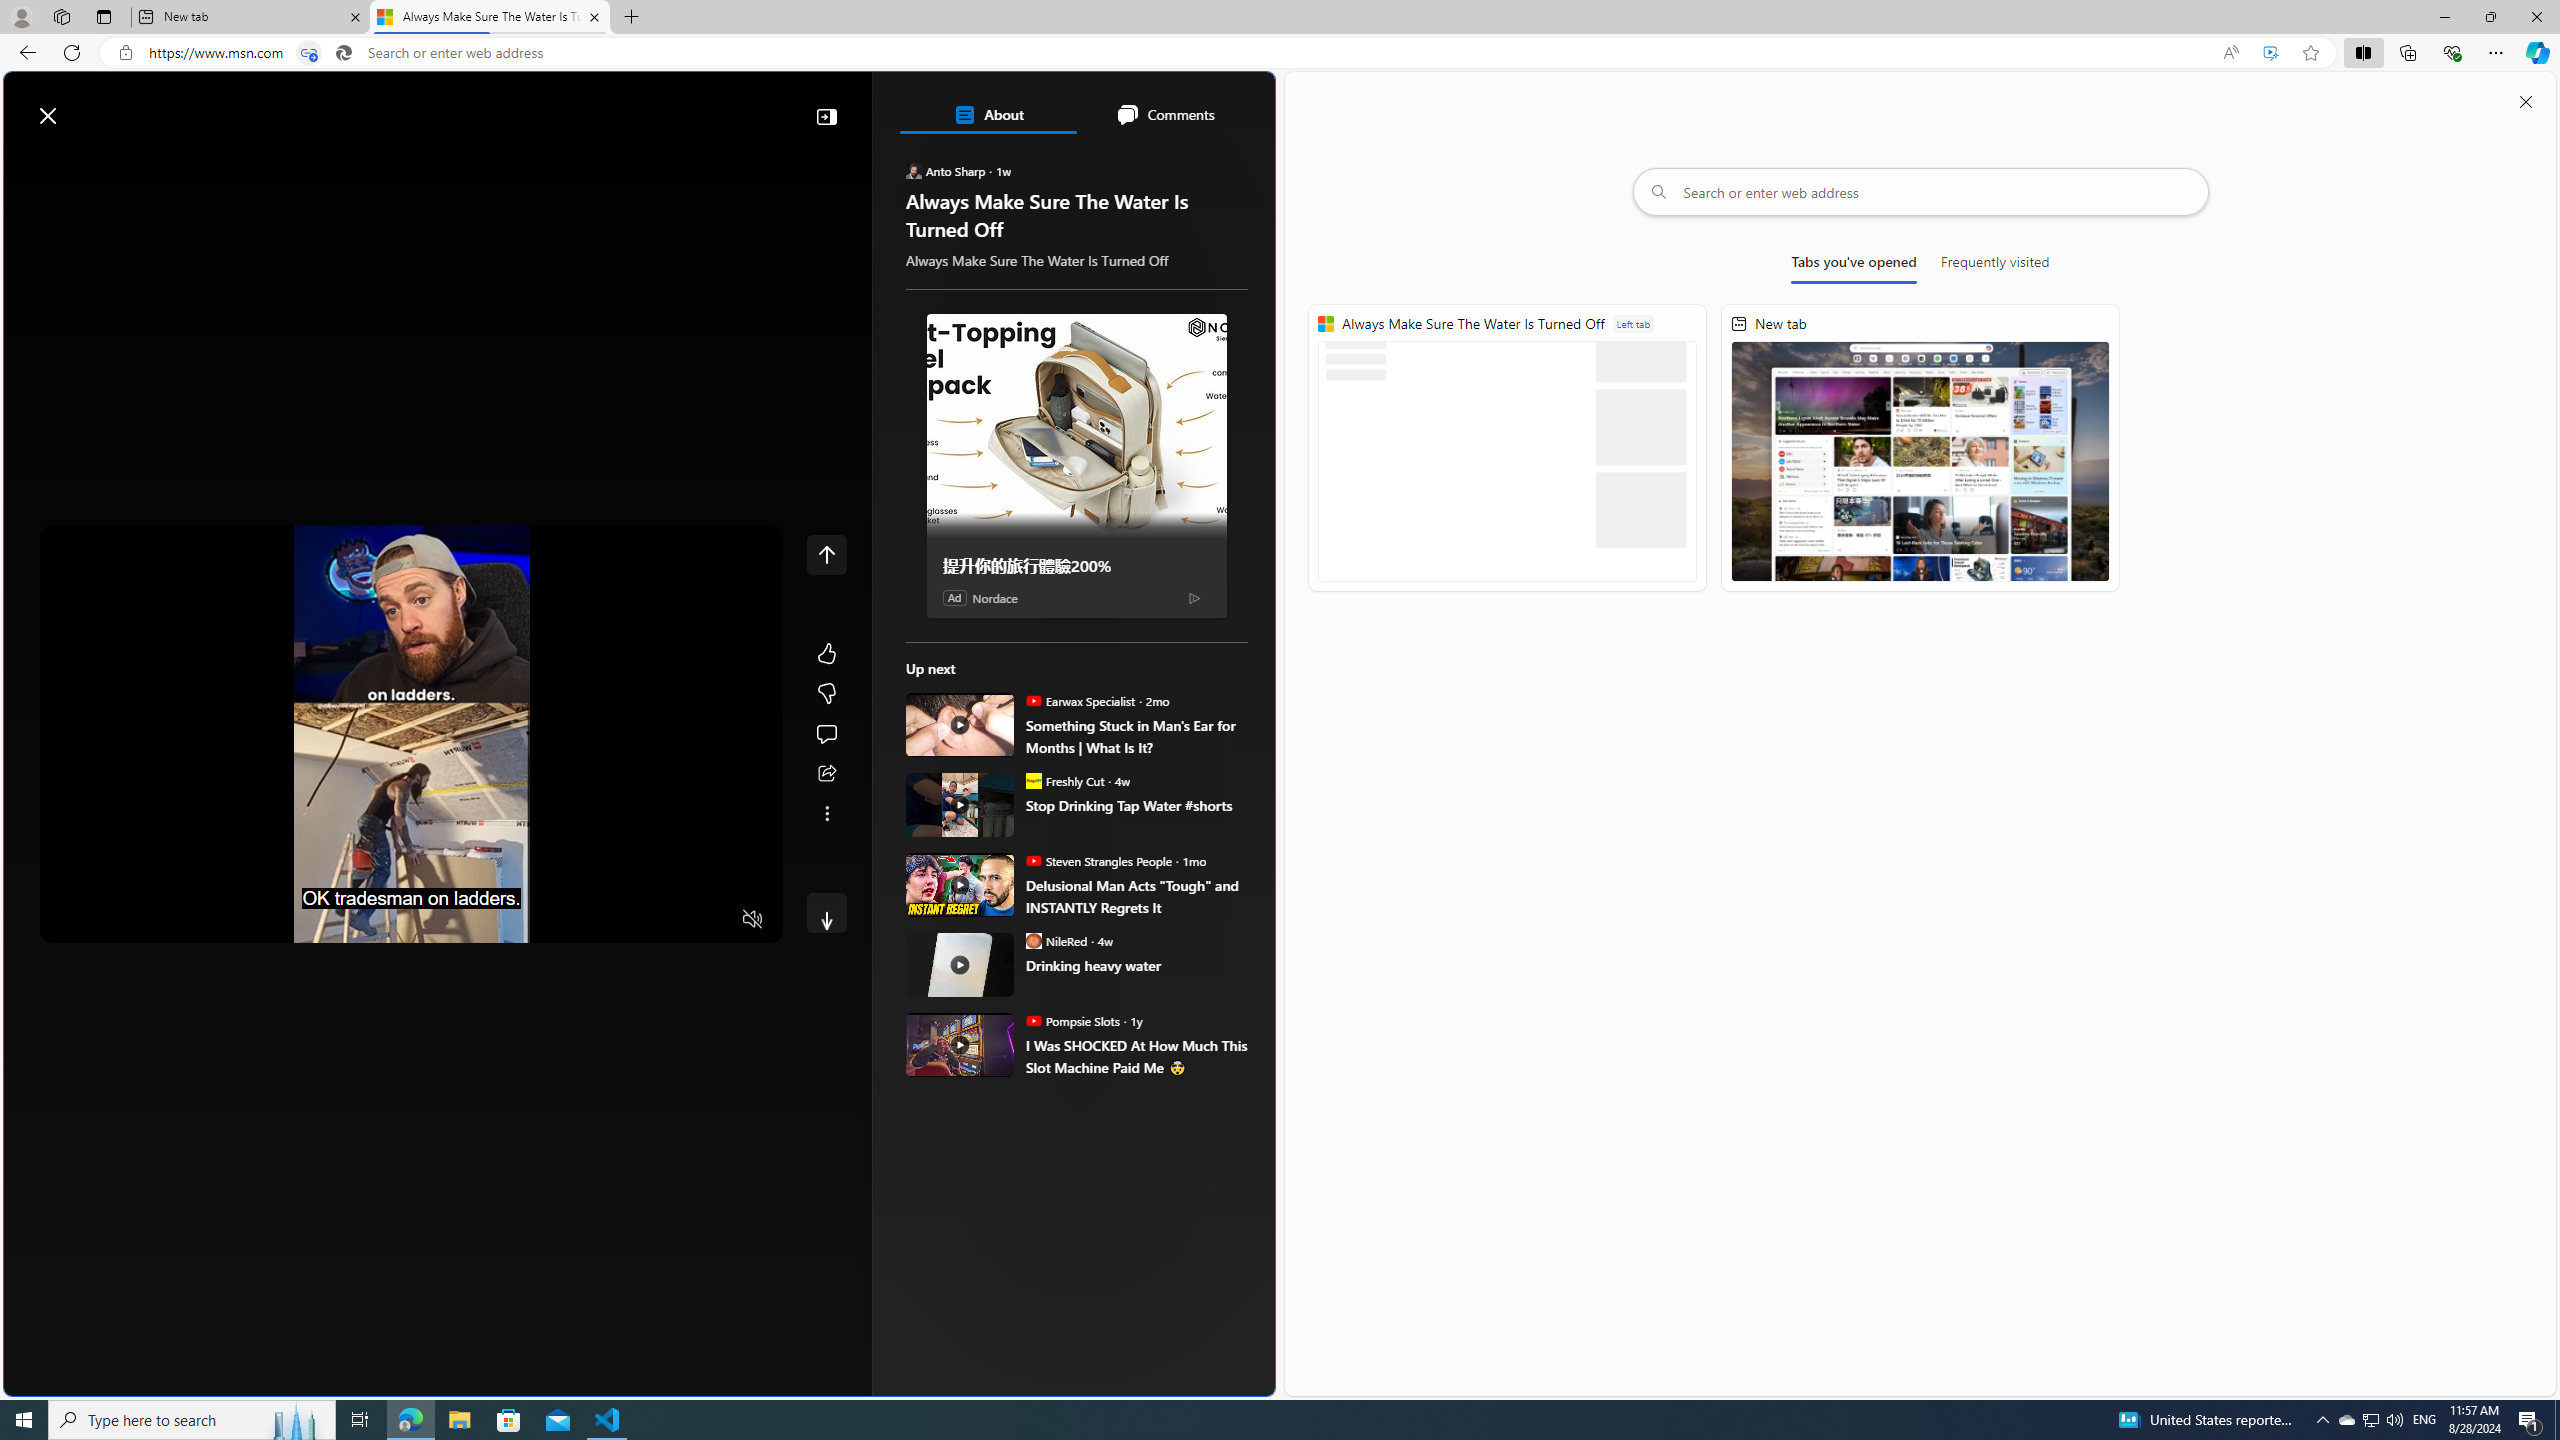  Describe the element at coordinates (2495, 51) in the screenshot. I see `'Settings and more (Alt+F)'` at that location.